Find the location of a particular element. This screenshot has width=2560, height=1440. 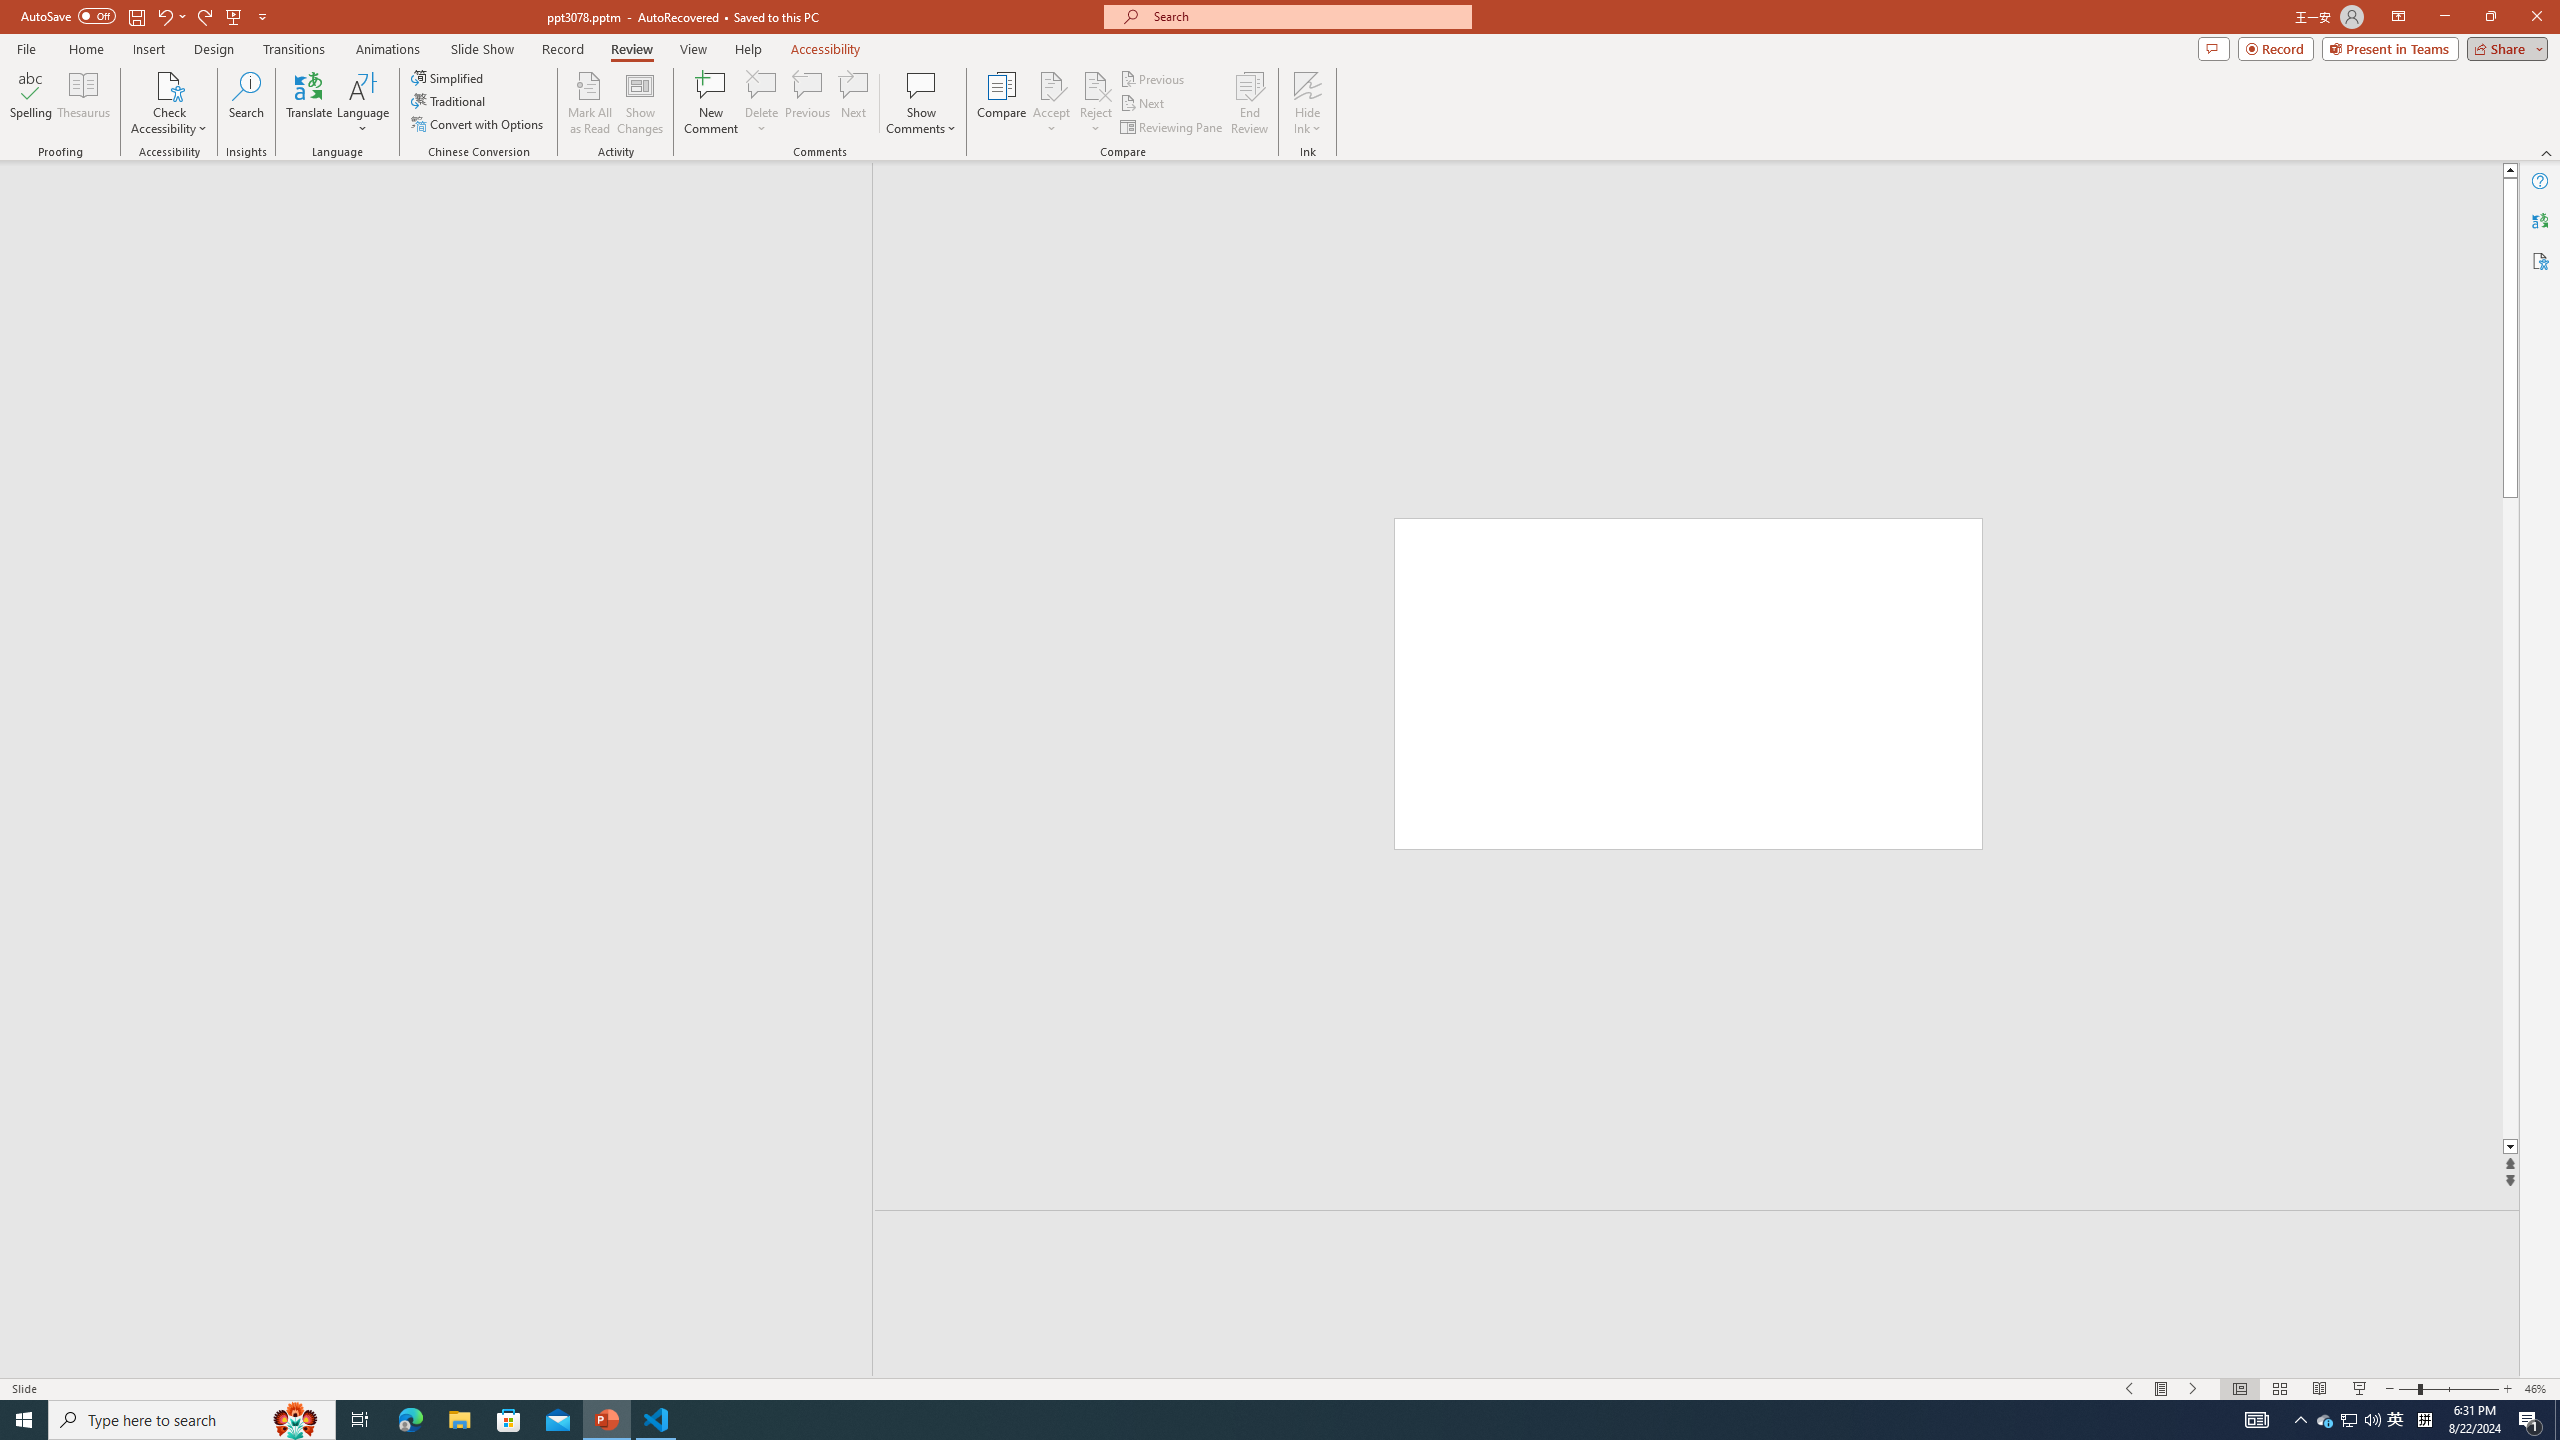

'Thesaurus...' is located at coordinates (82, 103).